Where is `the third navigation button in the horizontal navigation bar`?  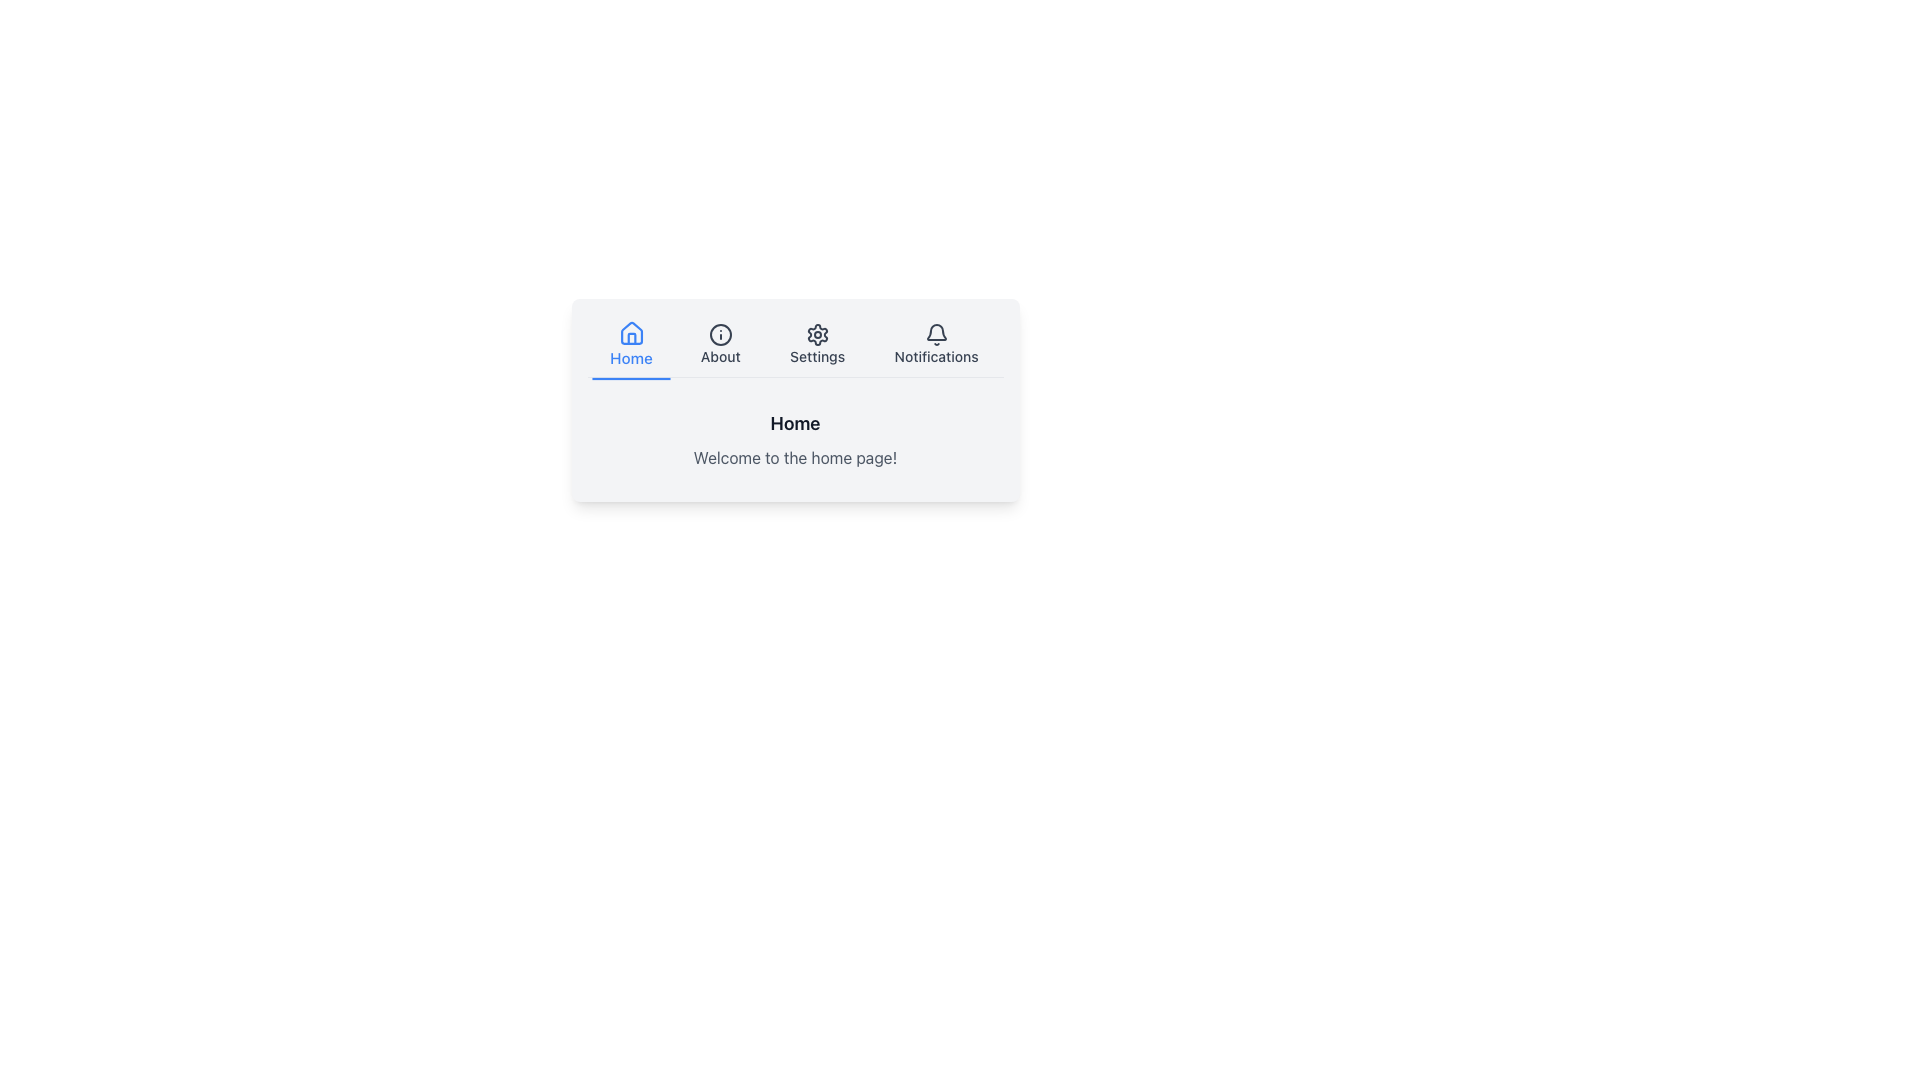
the third navigation button in the horizontal navigation bar is located at coordinates (817, 345).